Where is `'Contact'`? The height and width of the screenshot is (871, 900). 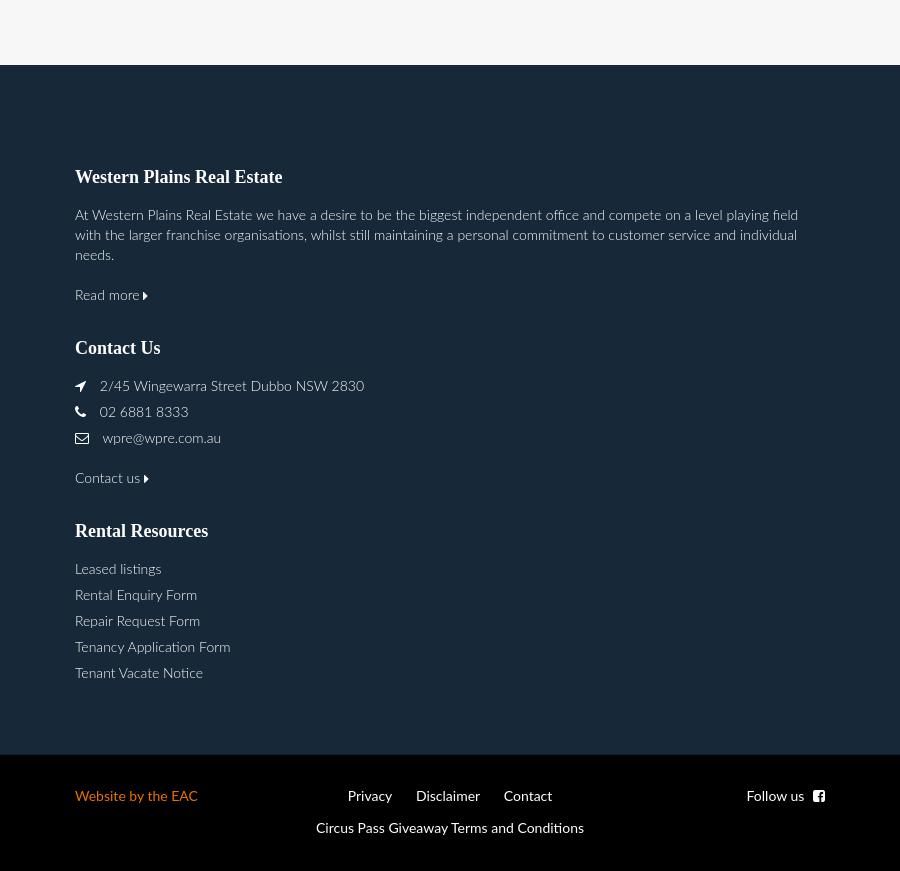 'Contact' is located at coordinates (502, 796).